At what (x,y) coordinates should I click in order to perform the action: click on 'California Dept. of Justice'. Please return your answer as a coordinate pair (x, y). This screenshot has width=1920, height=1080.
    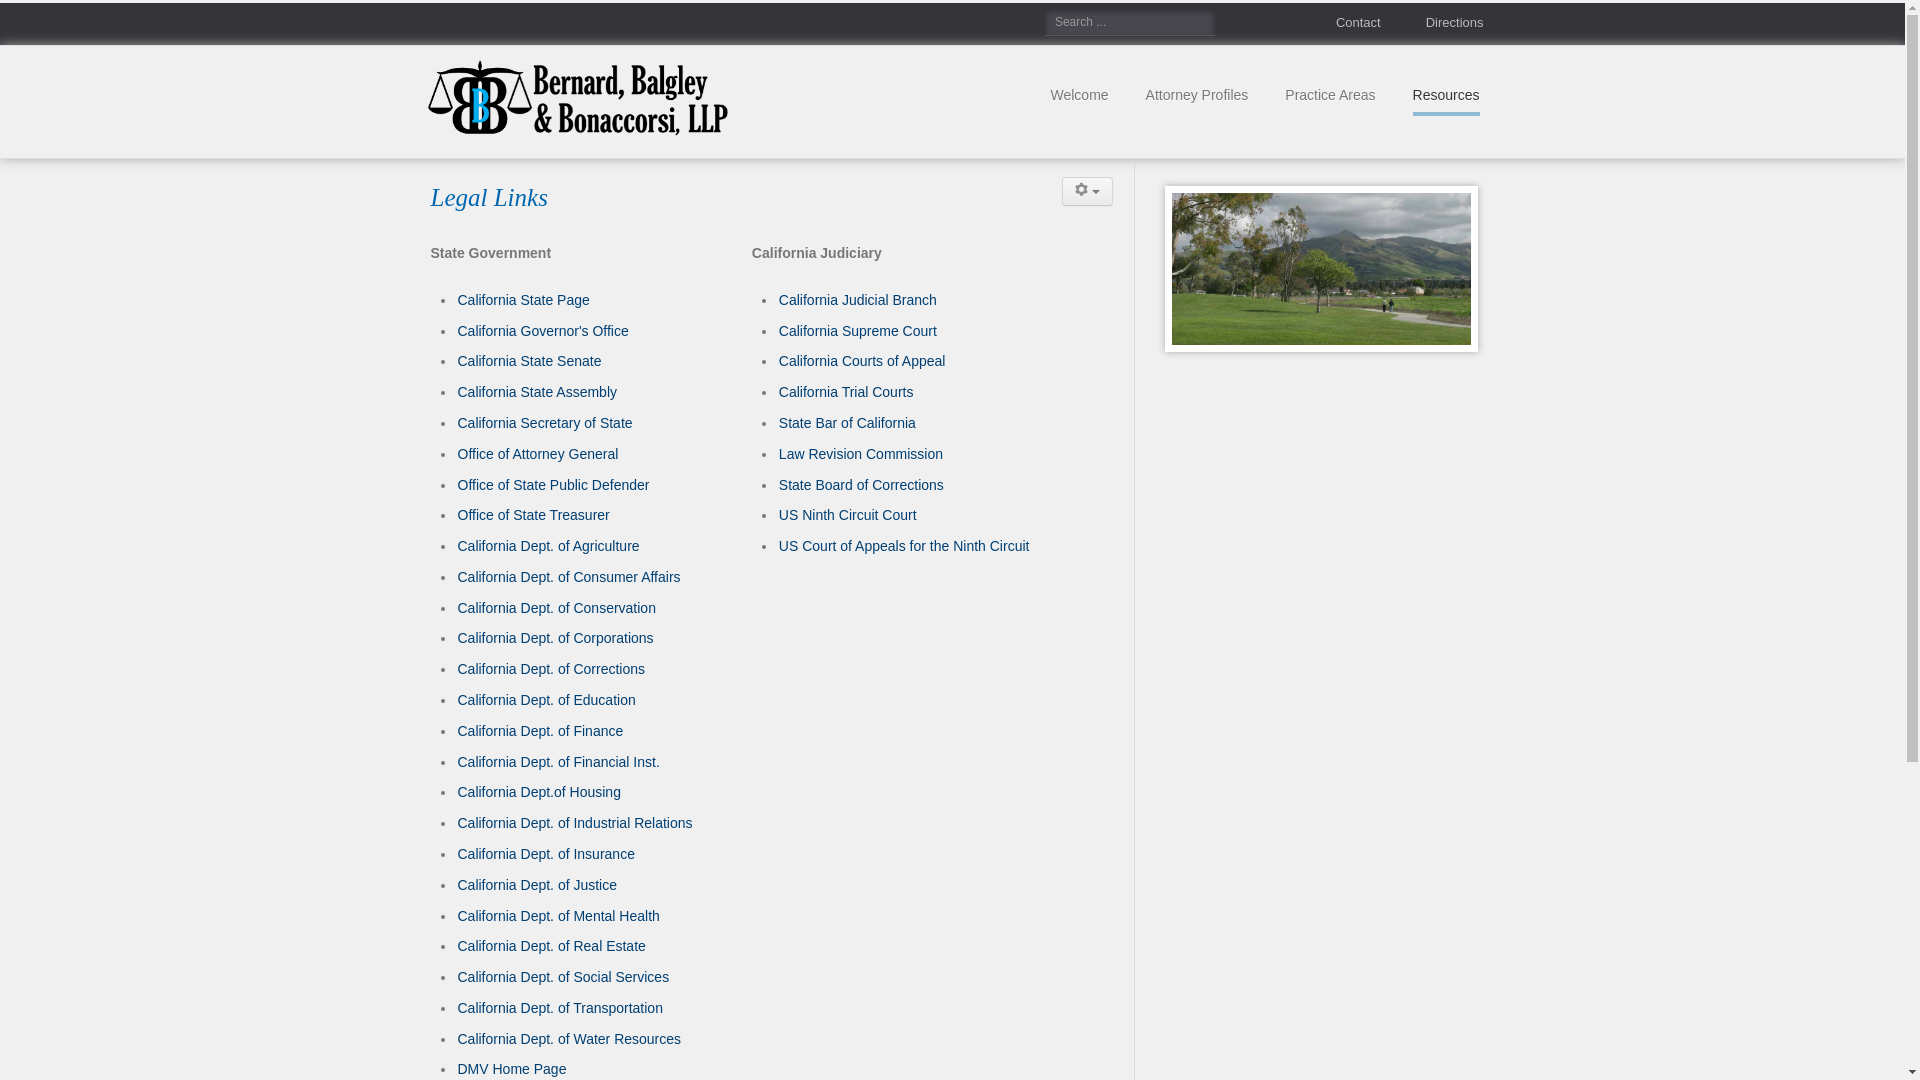
    Looking at the image, I should click on (537, 883).